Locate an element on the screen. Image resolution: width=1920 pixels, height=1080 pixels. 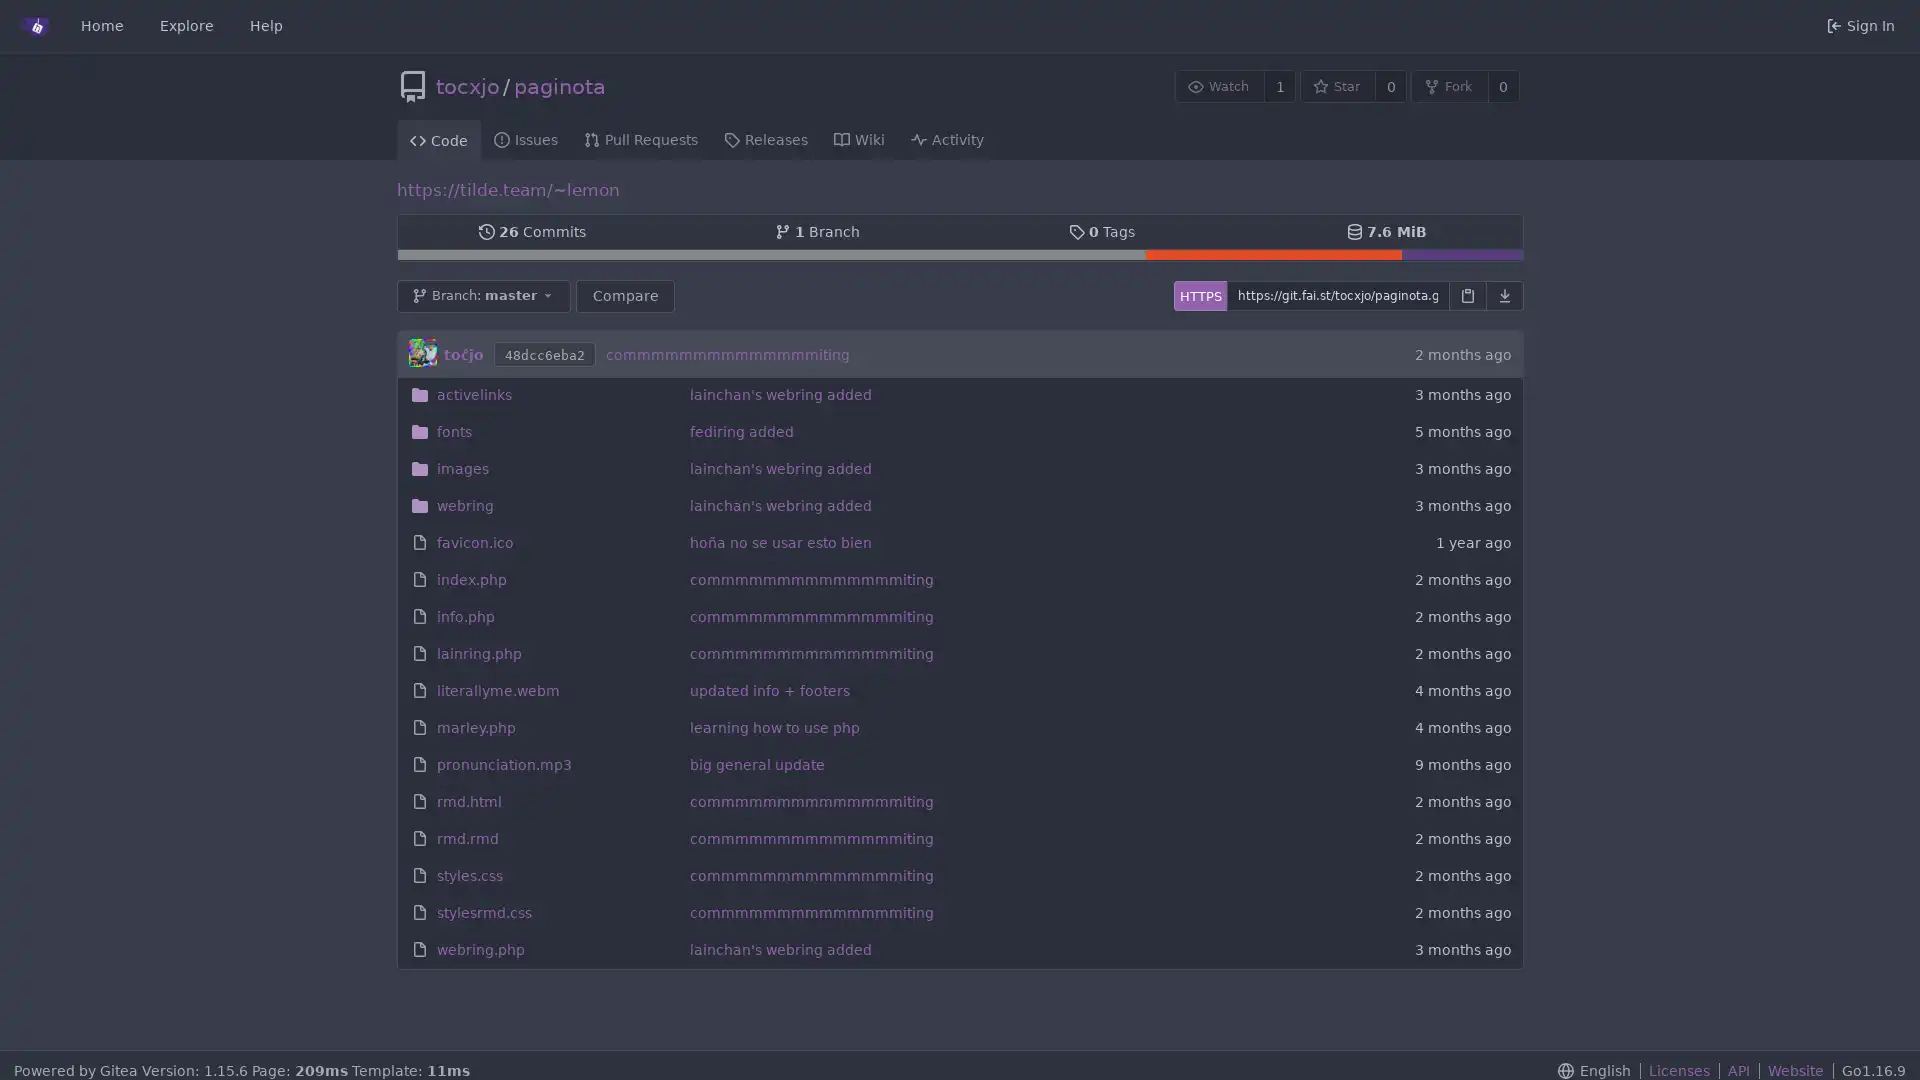
Watch is located at coordinates (1218, 85).